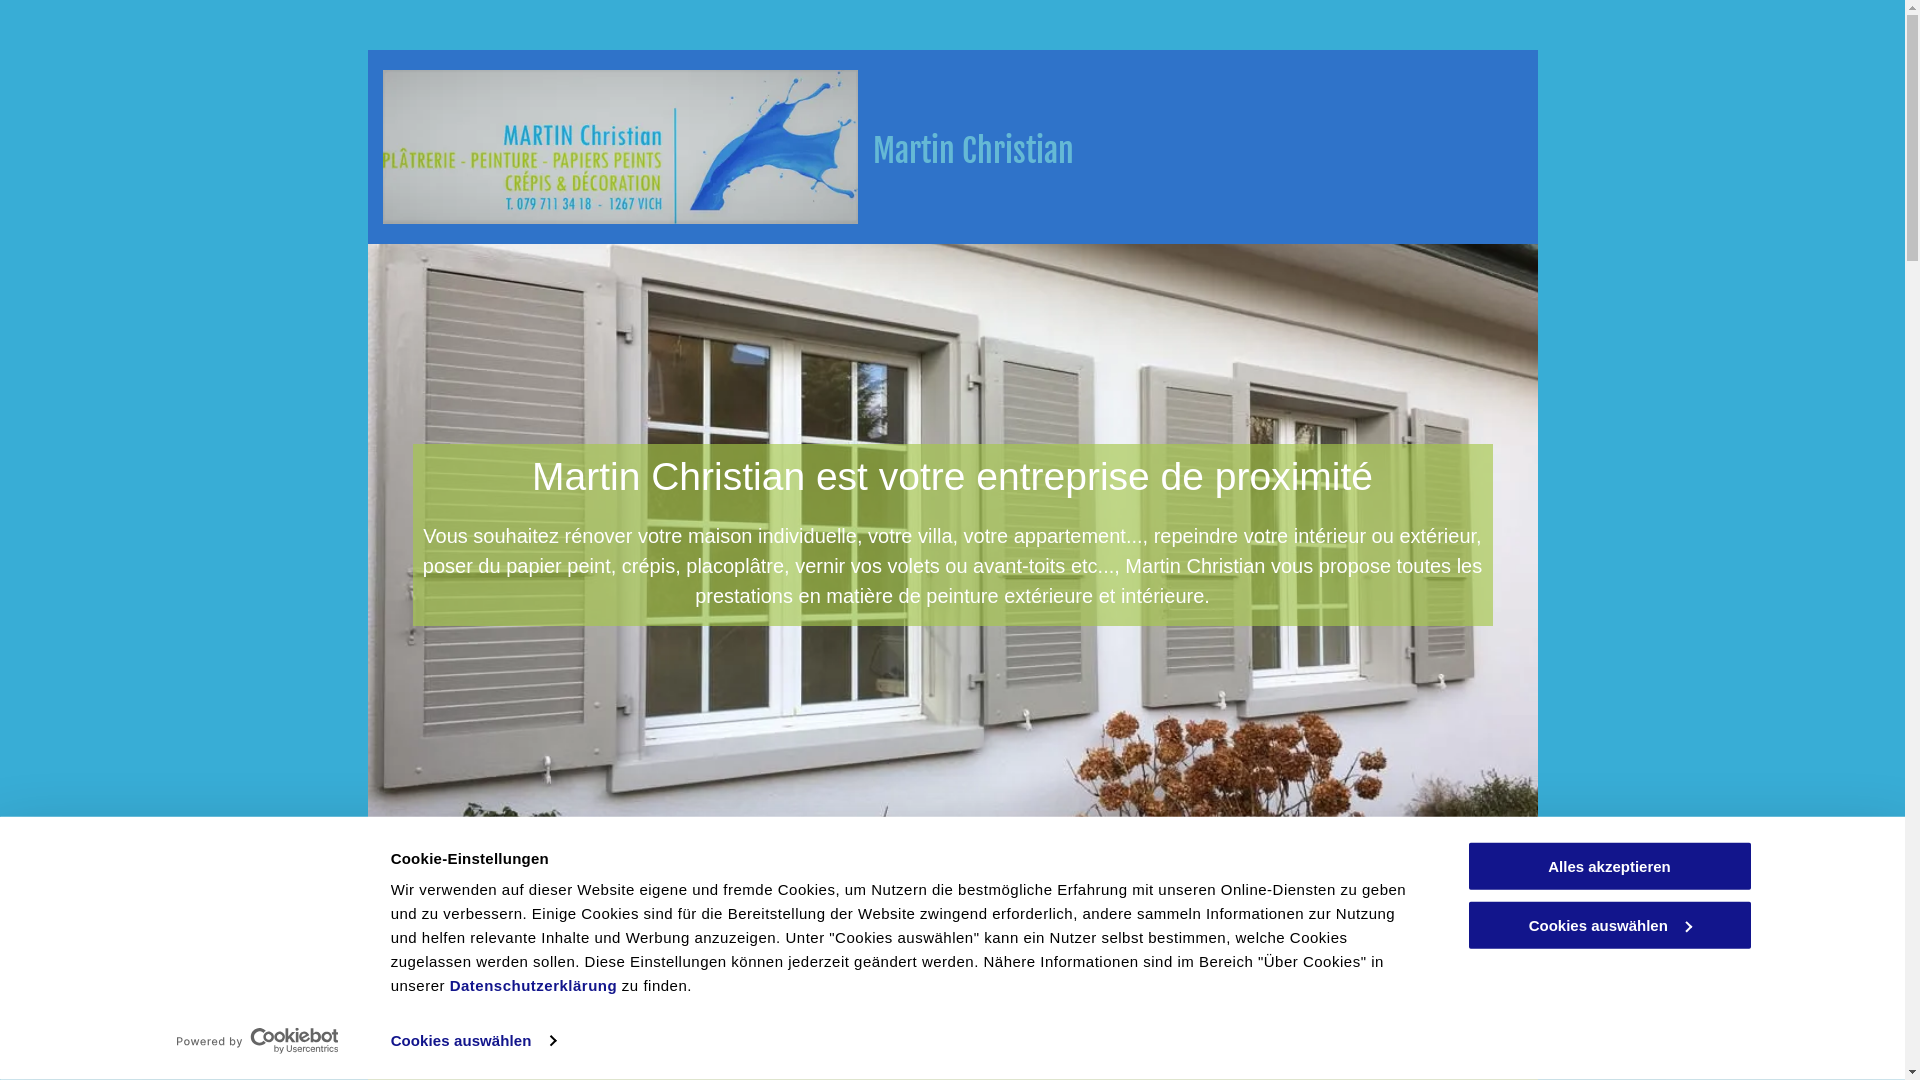  Describe the element at coordinates (1608, 865) in the screenshot. I see `'Alles akzeptieren'` at that location.